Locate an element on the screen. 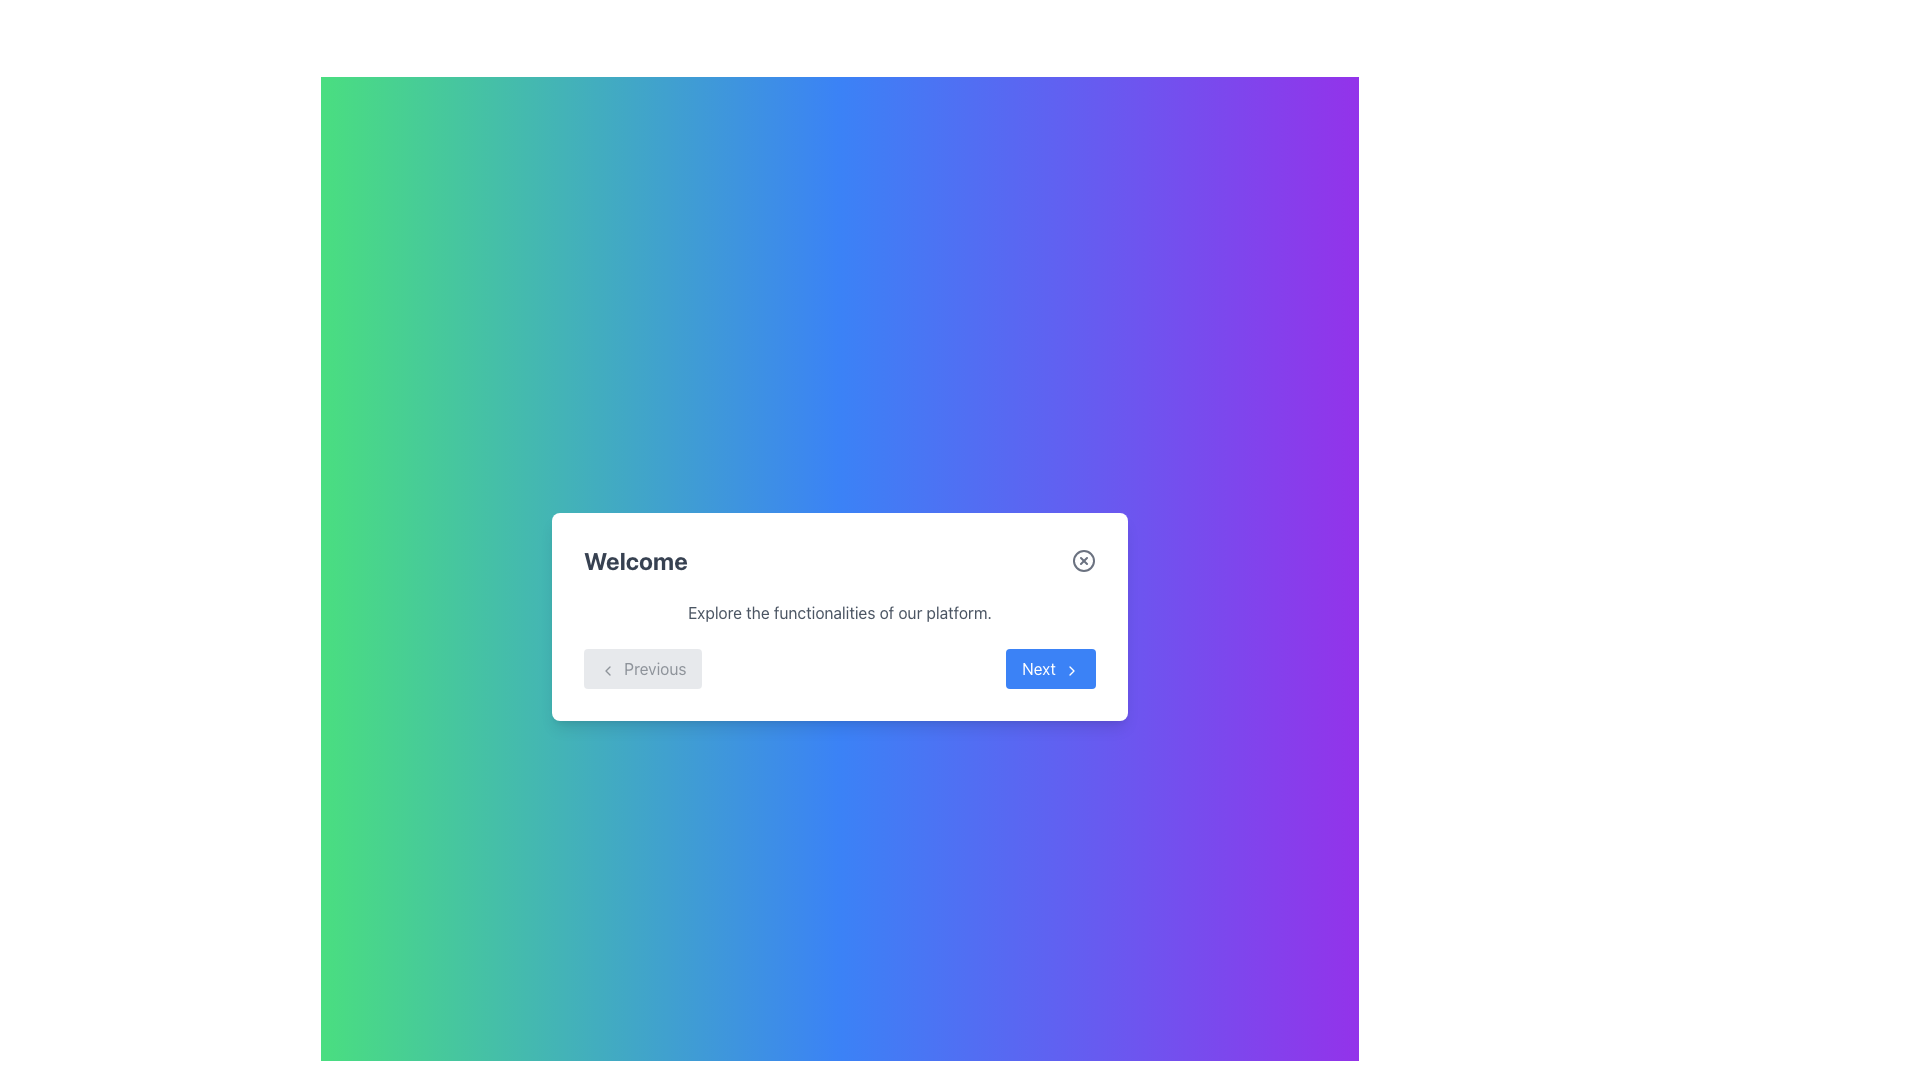  the close button represented by a gray circular icon with a cross inside, located at the top-right corner of the header section next to the 'Welcome' text label is located at coordinates (1083, 560).